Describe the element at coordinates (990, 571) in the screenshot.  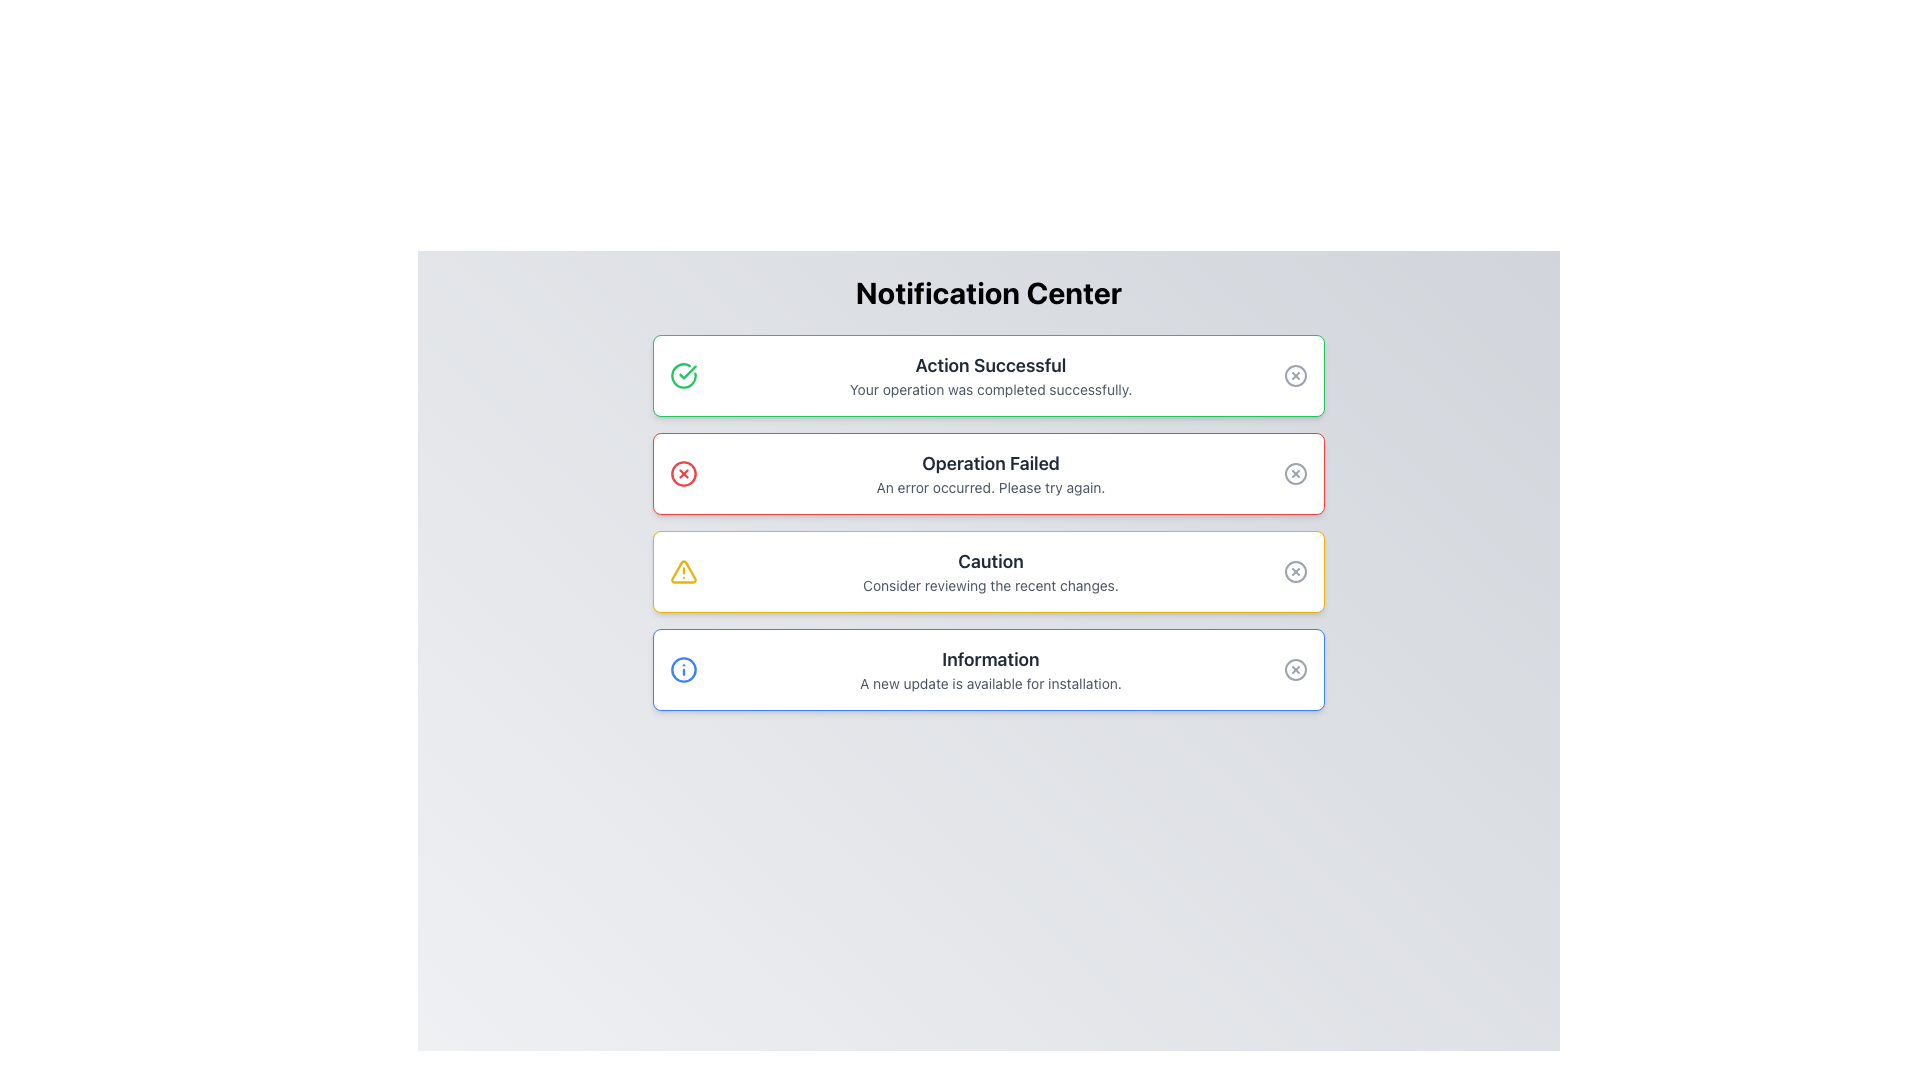
I see `text content of the third notification panel in the Notification Center, which has a yellow border and contains the title 'Caution' and the text 'Consider reviewing the recent changes.'` at that location.